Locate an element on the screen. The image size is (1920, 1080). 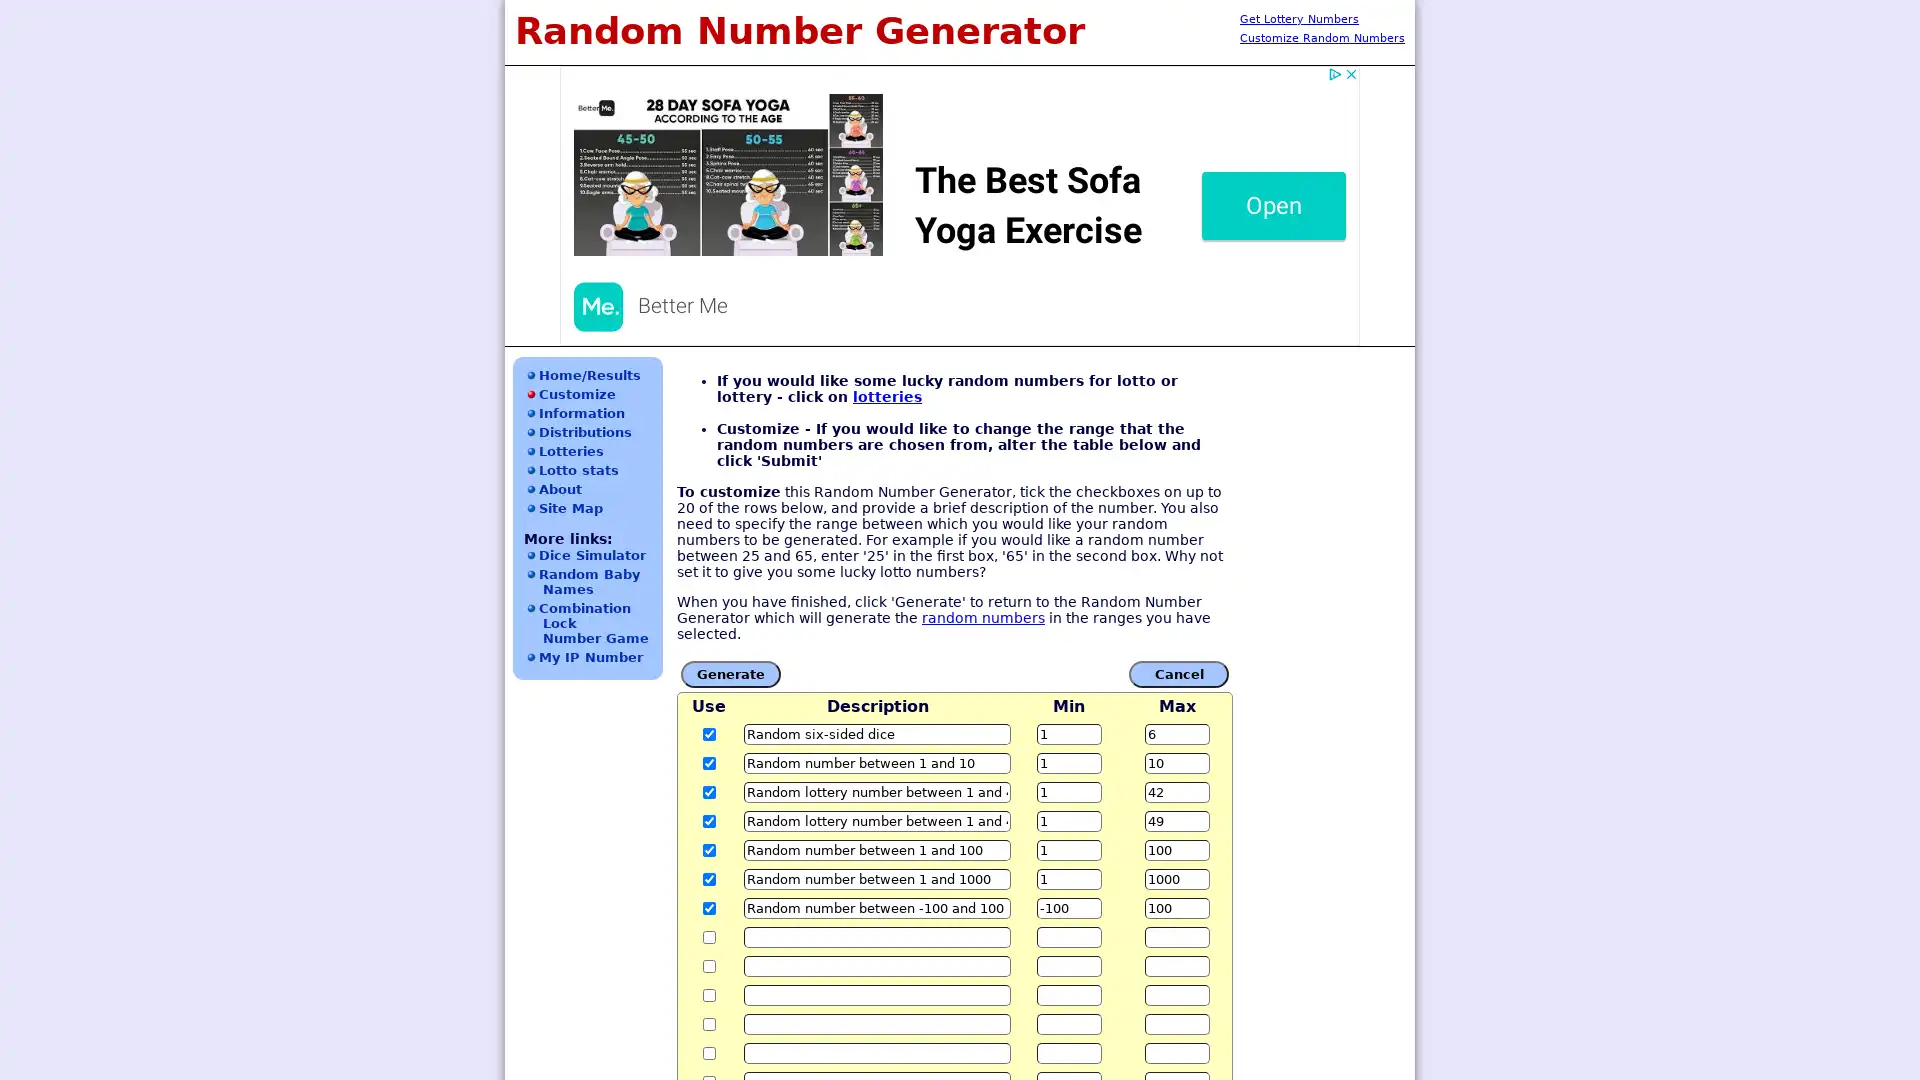
Cancel is located at coordinates (1179, 673).